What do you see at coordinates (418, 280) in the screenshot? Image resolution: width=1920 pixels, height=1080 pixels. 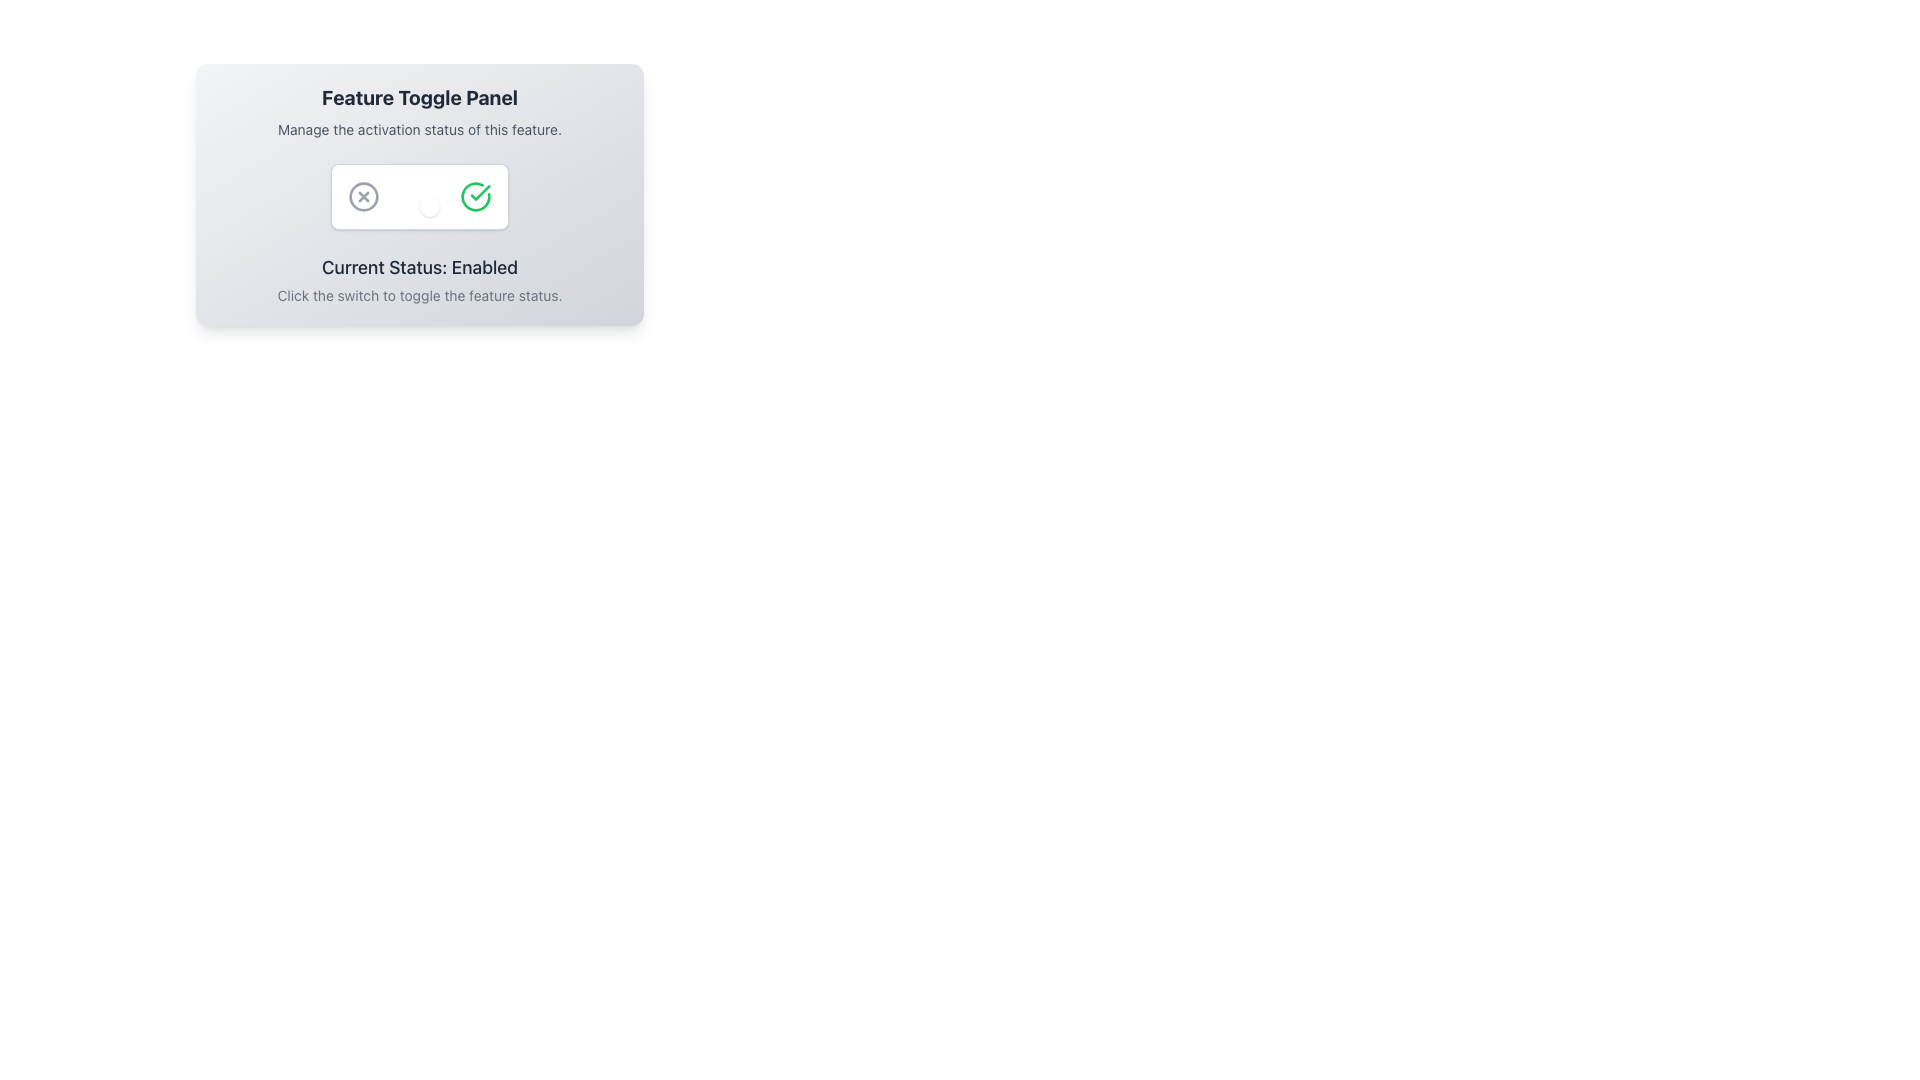 I see `the Informational Text Block that indicates the current toggle state and provides guidance to the user` at bounding box center [418, 280].